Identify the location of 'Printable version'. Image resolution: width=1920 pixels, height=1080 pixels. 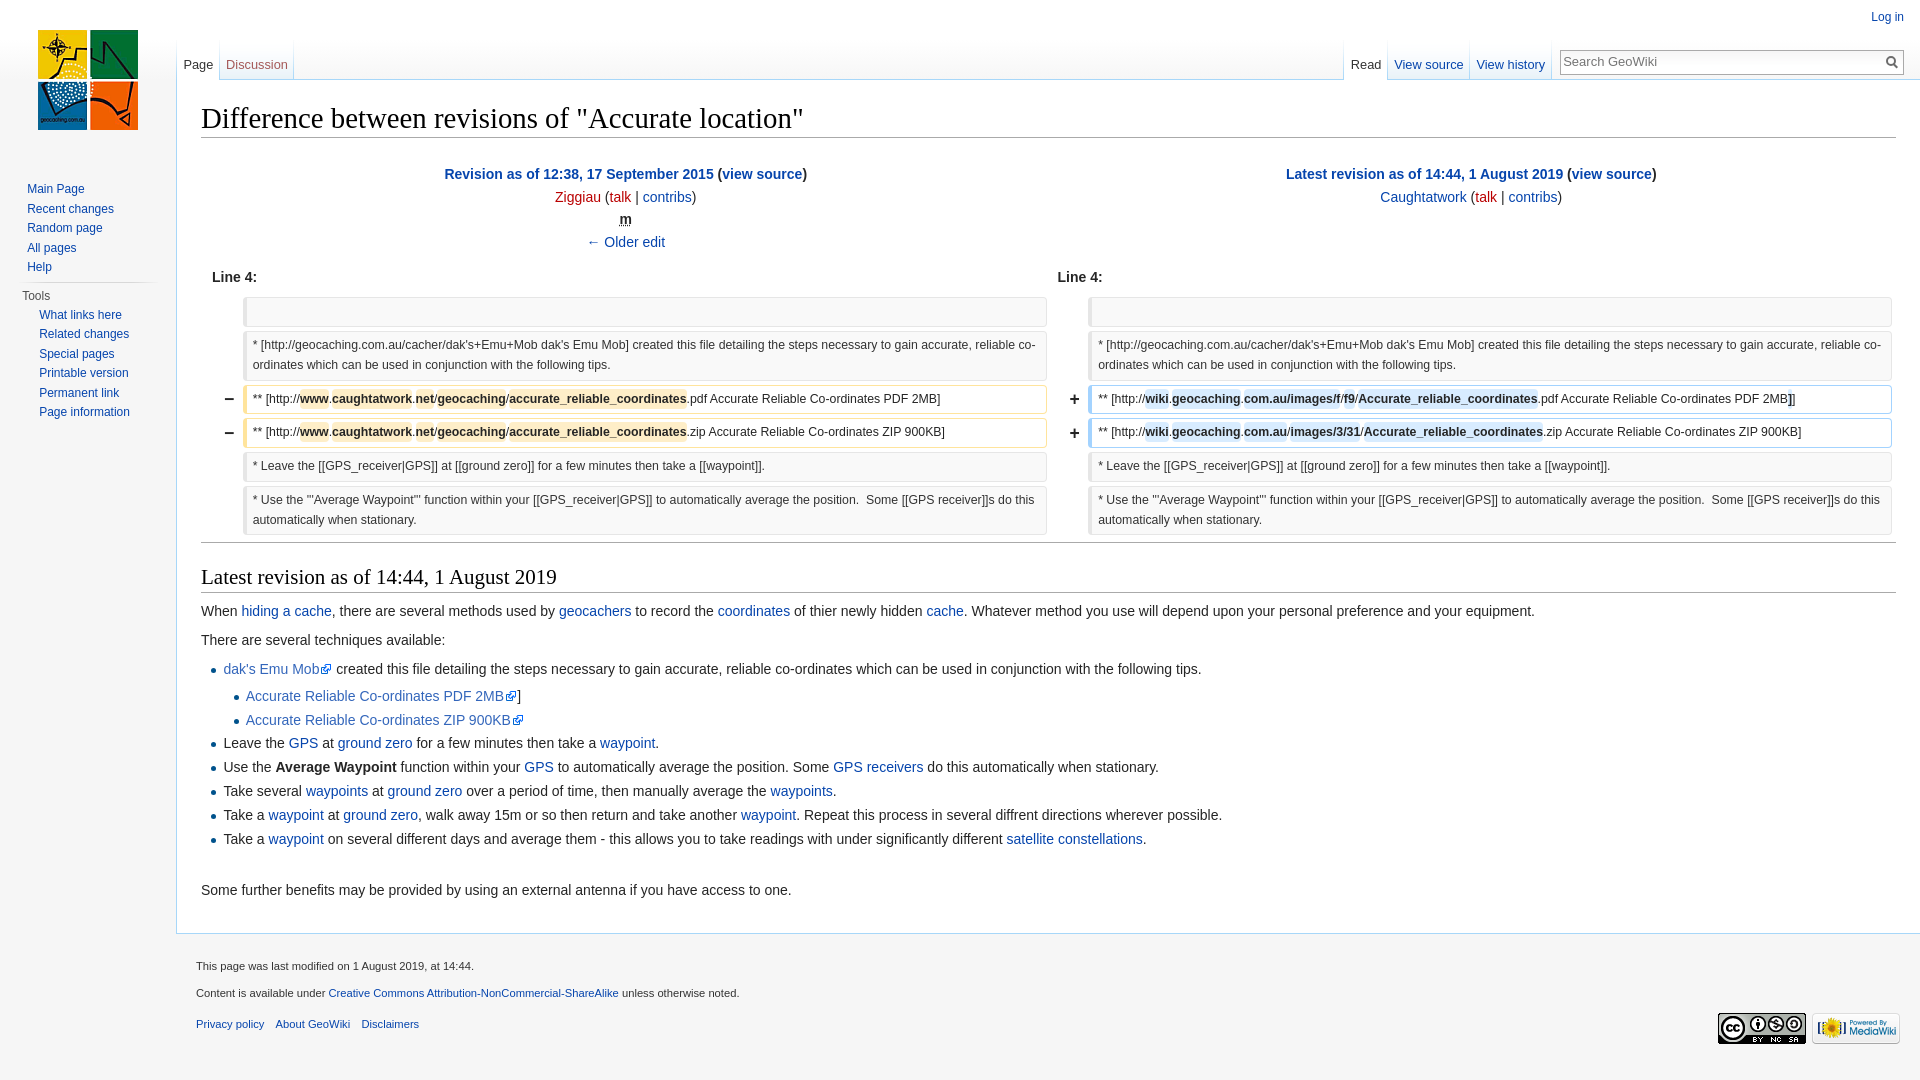
(38, 373).